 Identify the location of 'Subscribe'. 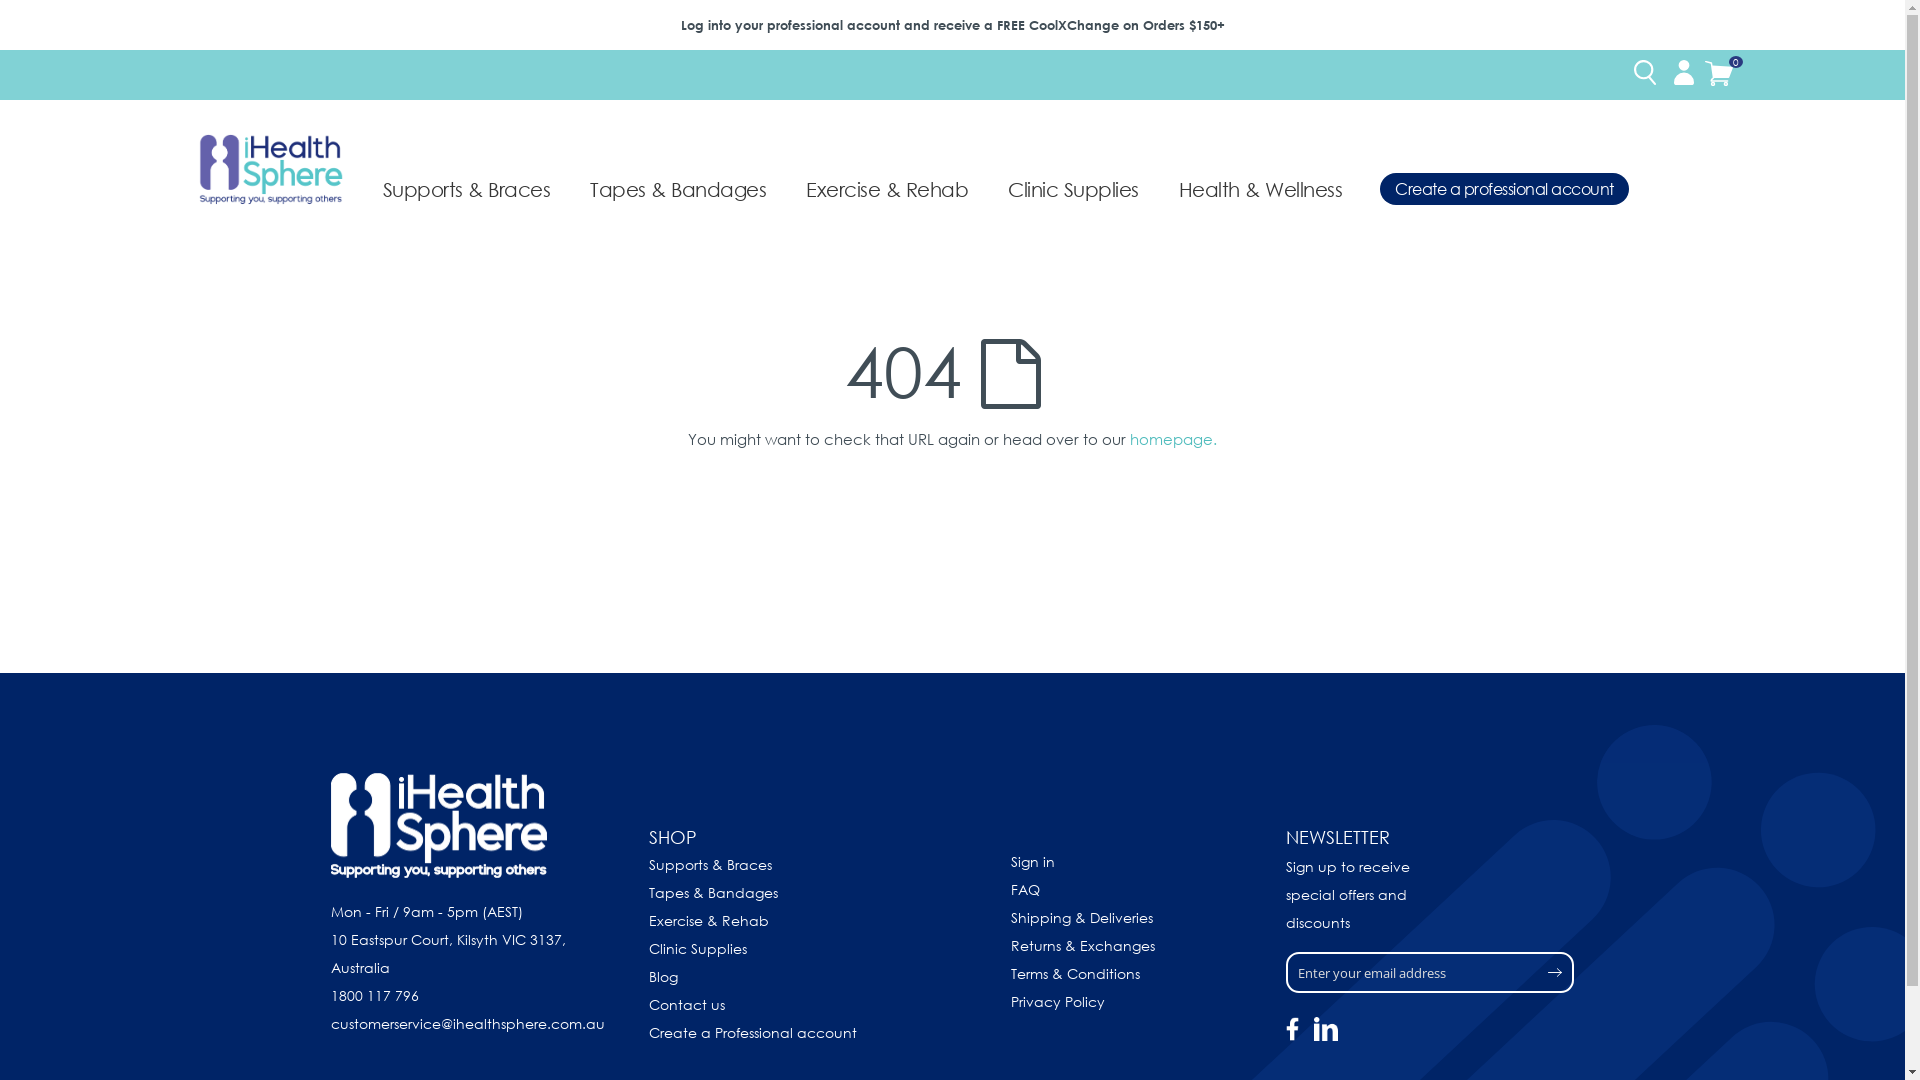
(1472, 971).